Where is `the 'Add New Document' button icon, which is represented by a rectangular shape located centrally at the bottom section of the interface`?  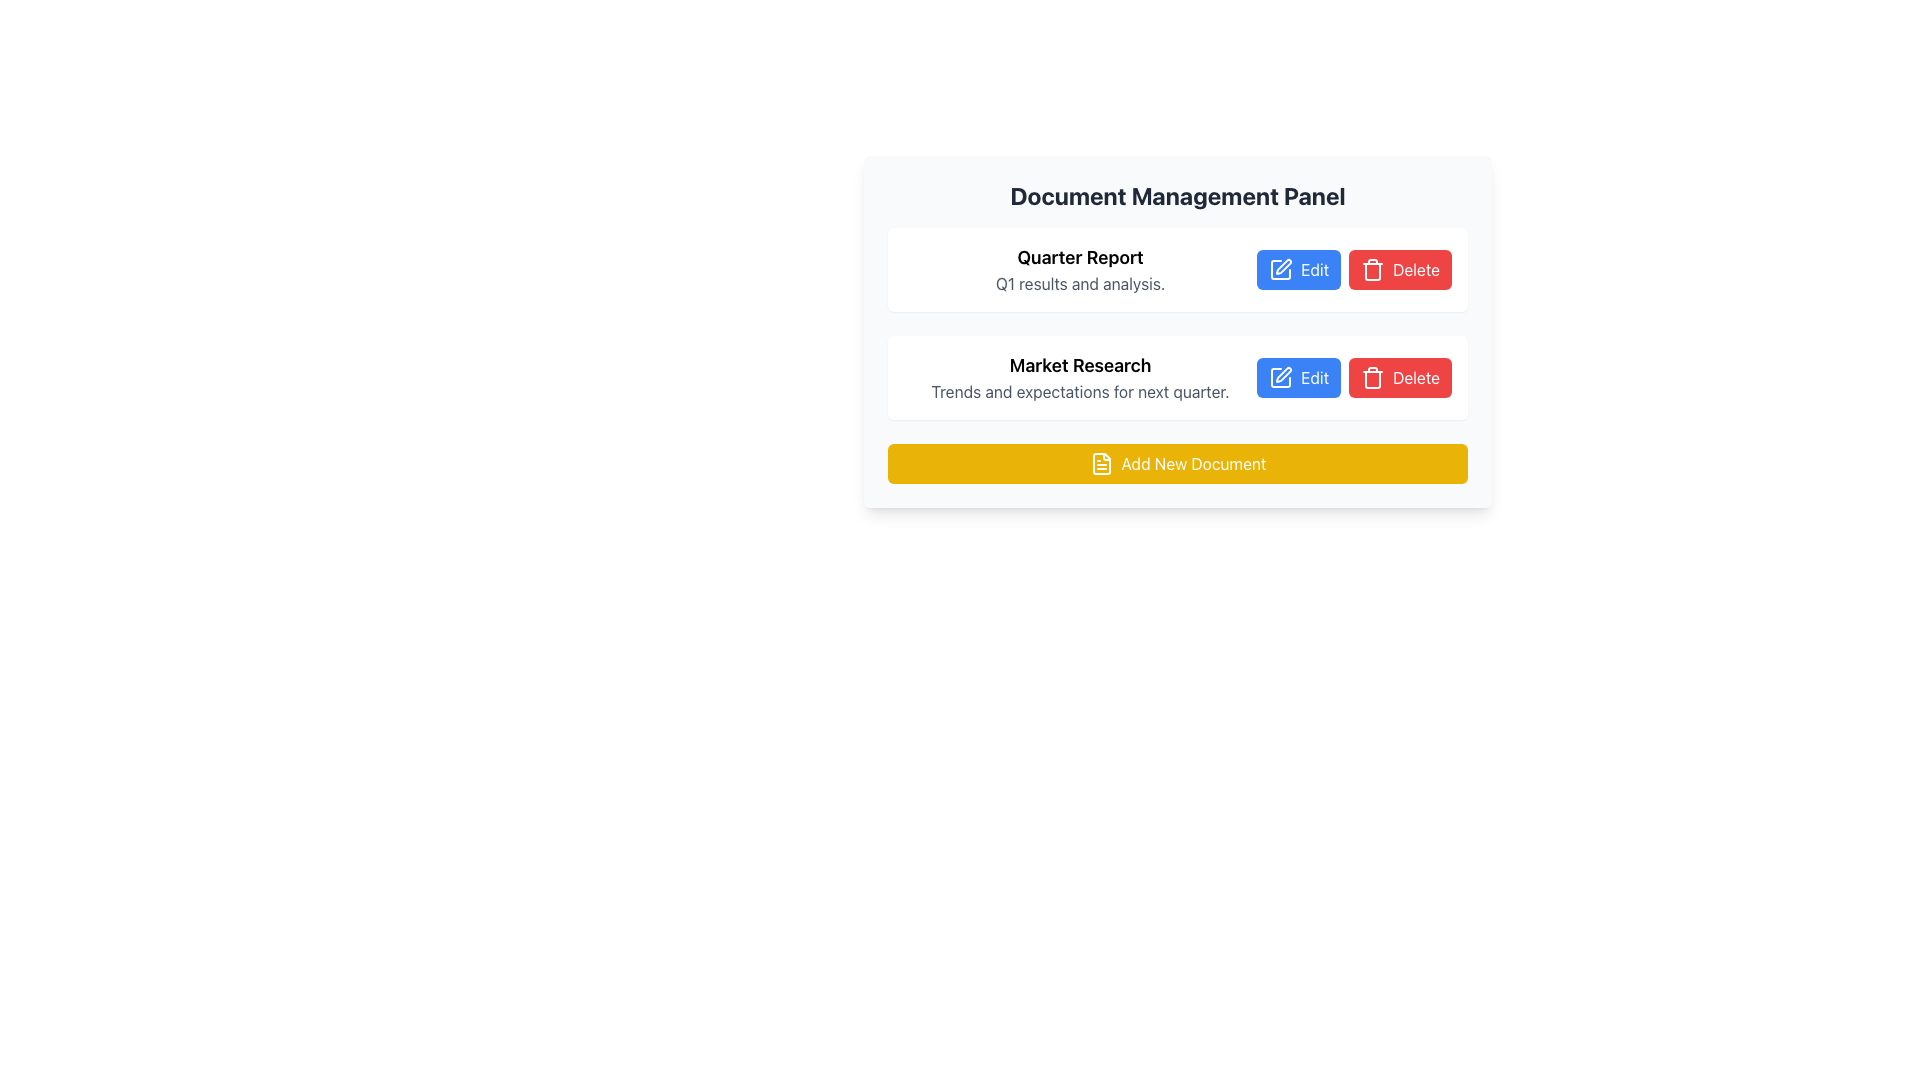 the 'Add New Document' button icon, which is represented by a rectangular shape located centrally at the bottom section of the interface is located at coordinates (1100, 463).